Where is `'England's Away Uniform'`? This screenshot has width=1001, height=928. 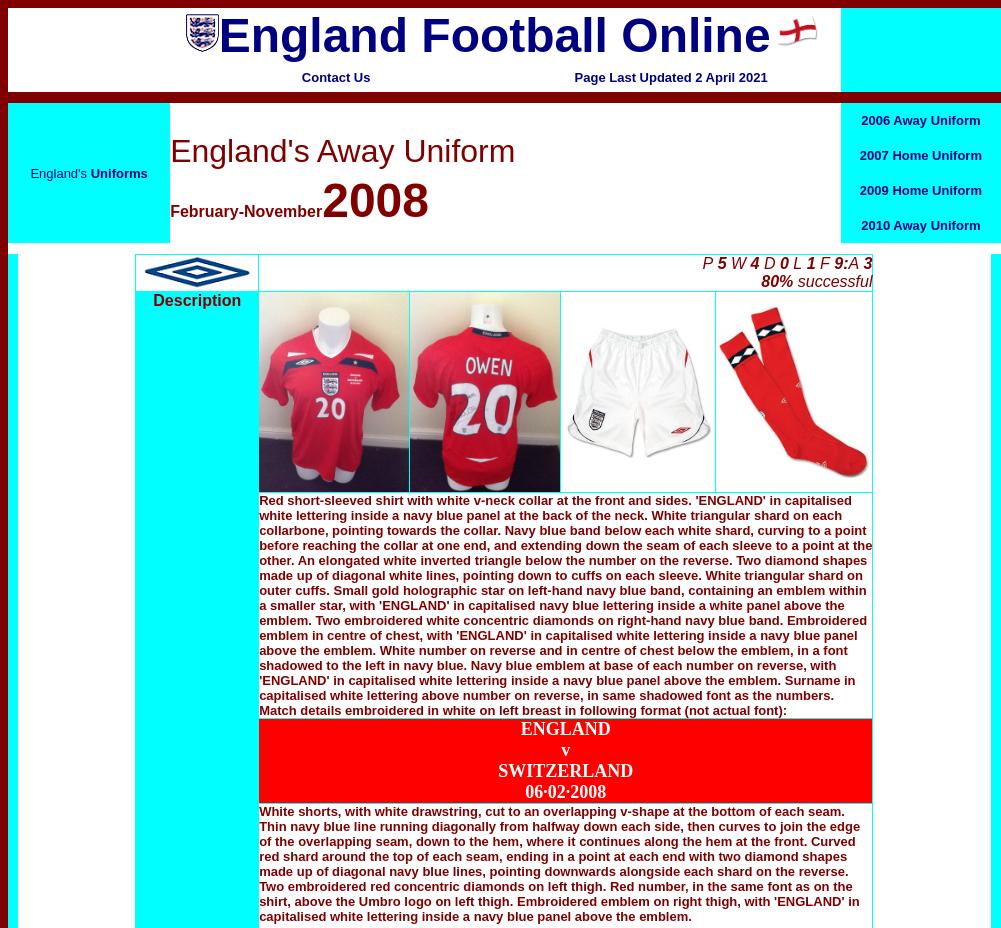 'England's Away Uniform' is located at coordinates (342, 150).